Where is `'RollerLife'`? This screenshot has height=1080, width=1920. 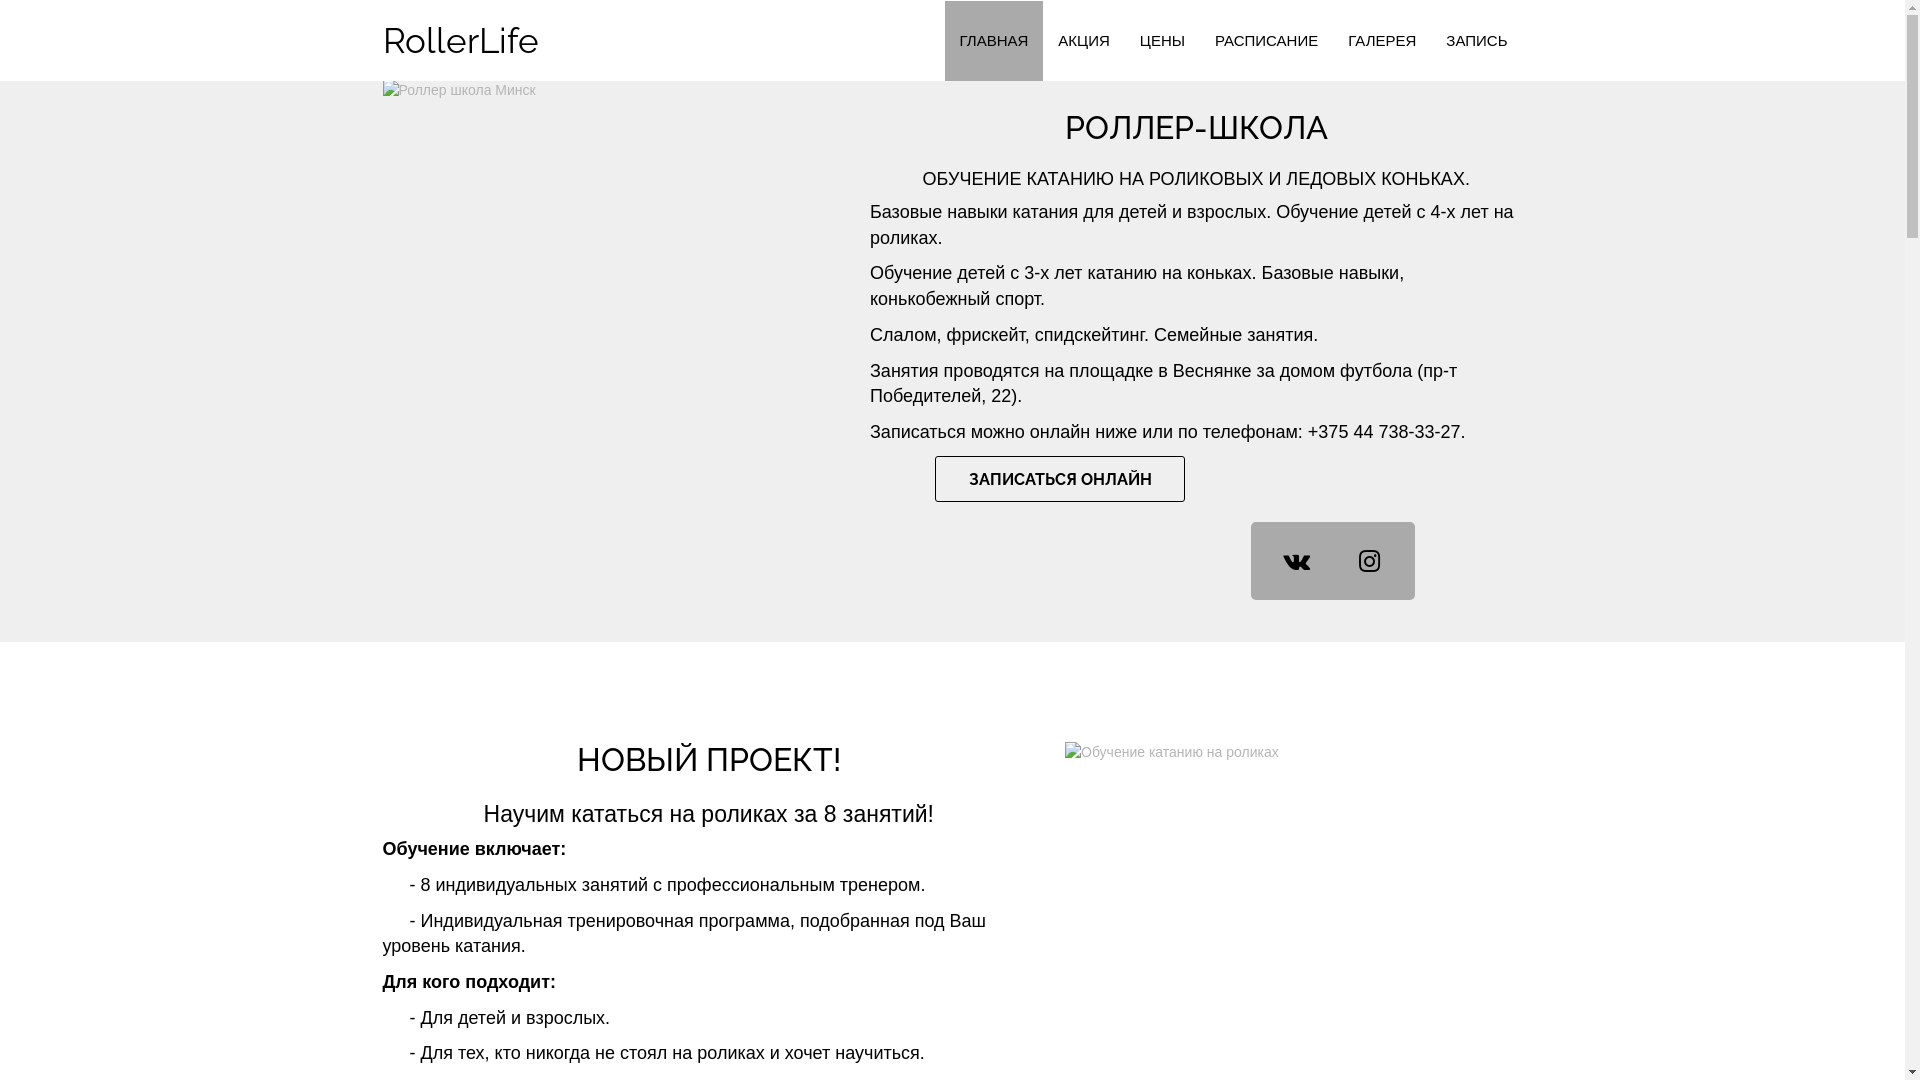
'RollerLife' is located at coordinates (368, 41).